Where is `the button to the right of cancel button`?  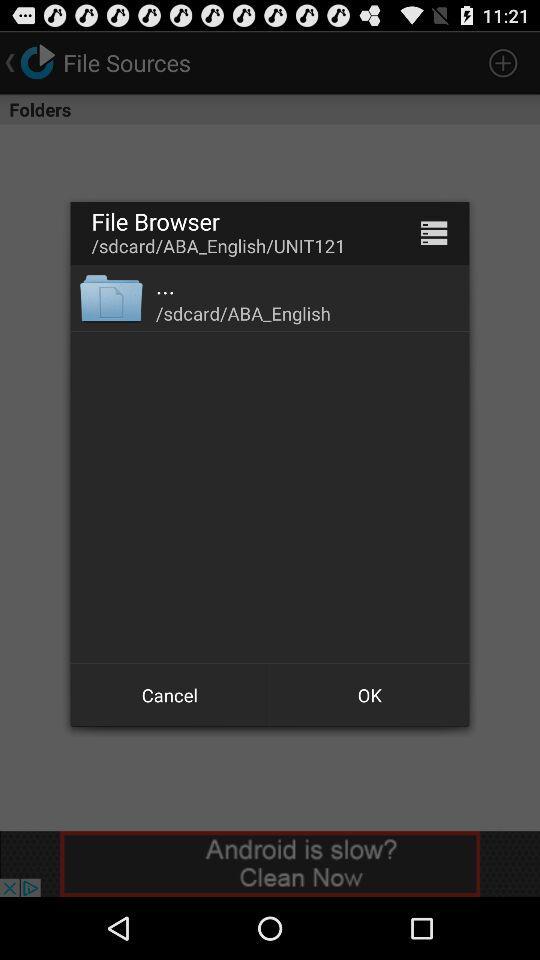
the button to the right of cancel button is located at coordinates (368, 695).